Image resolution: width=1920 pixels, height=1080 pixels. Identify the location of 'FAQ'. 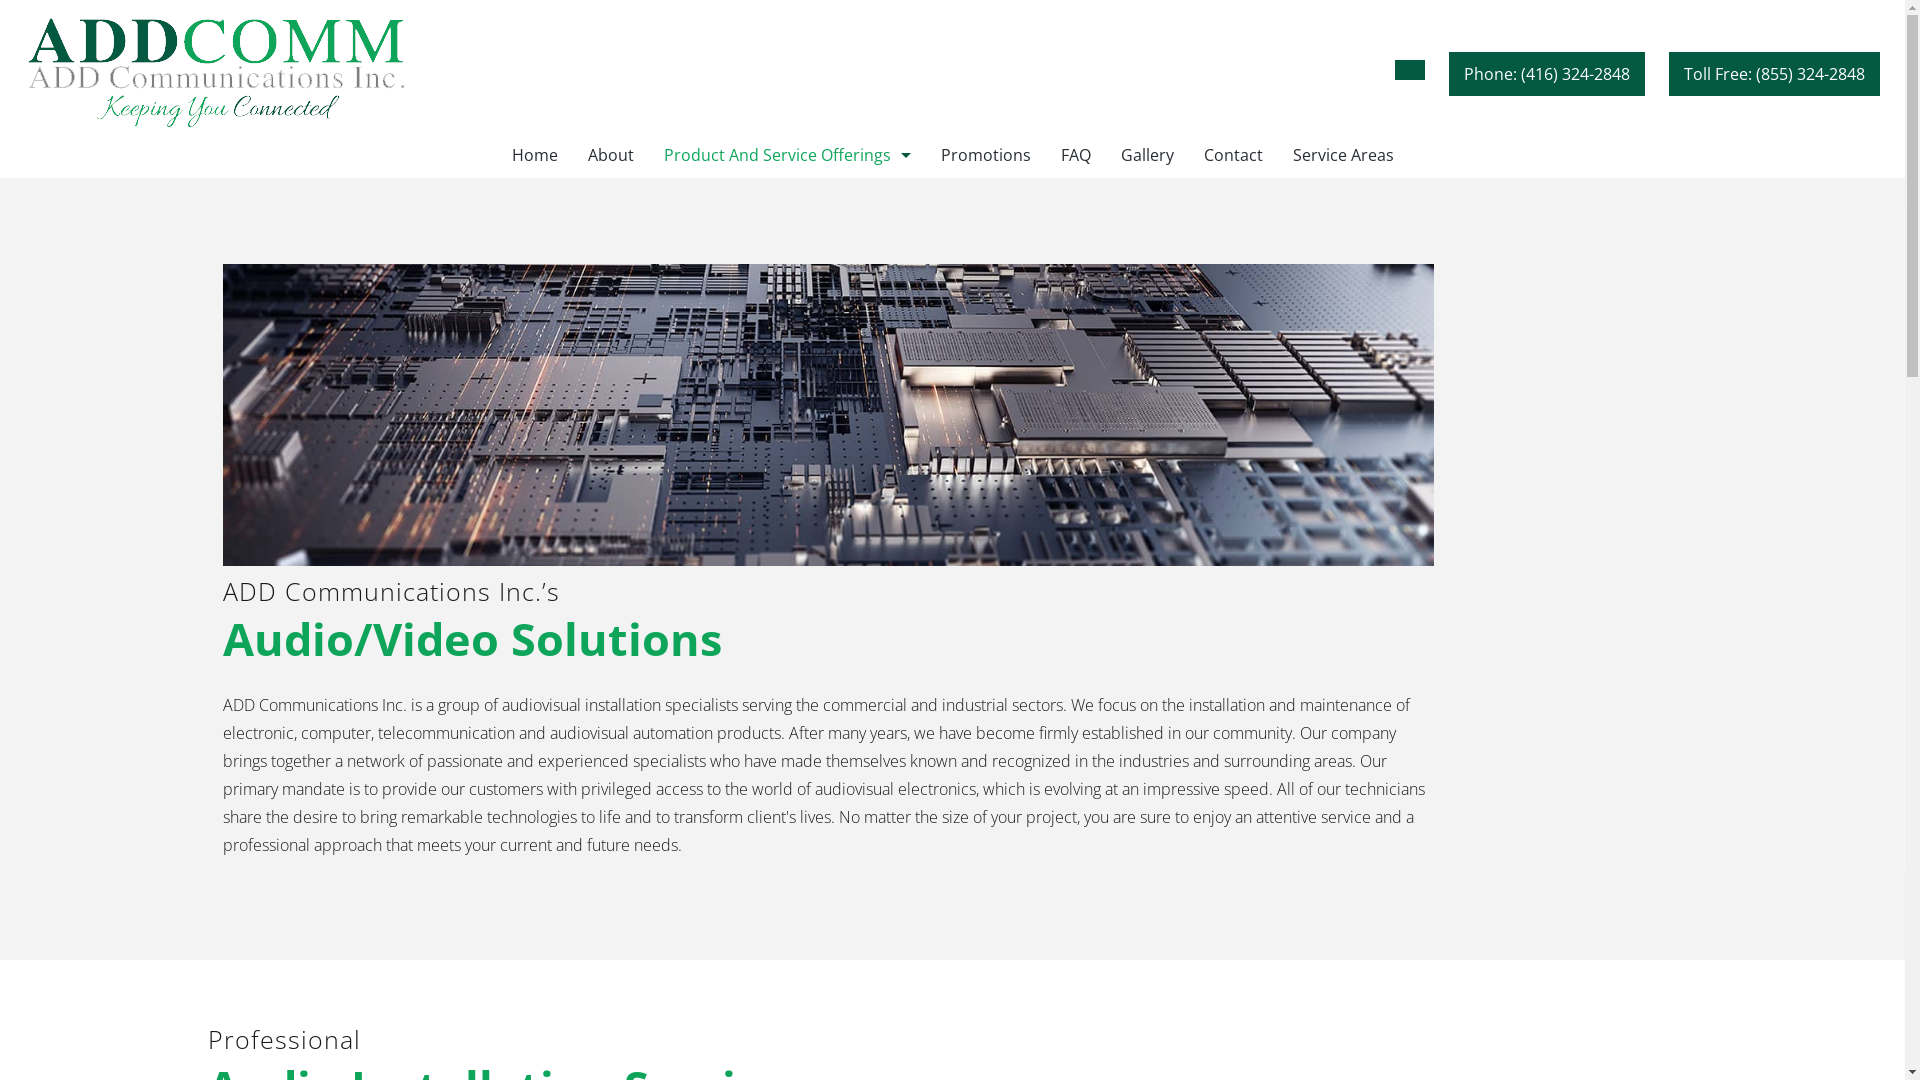
(1074, 154).